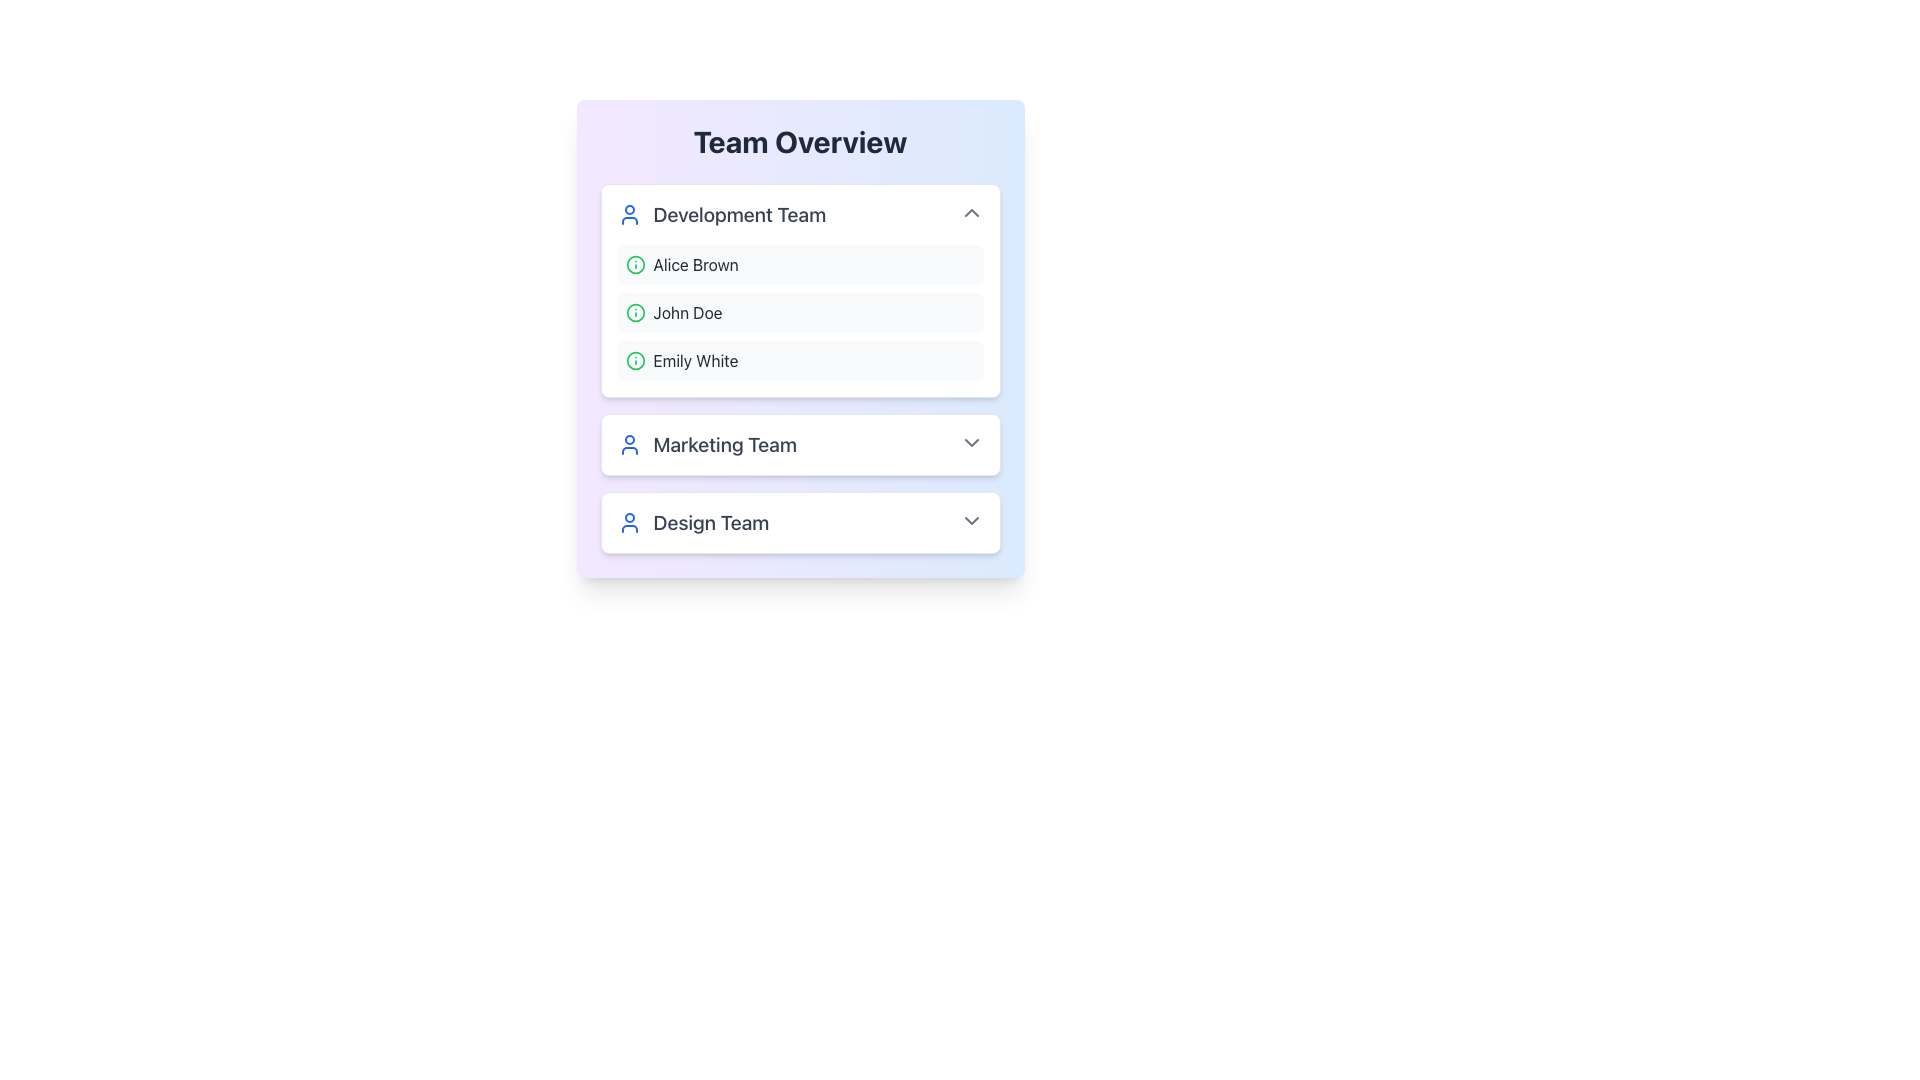 This screenshot has height=1080, width=1920. What do you see at coordinates (800, 361) in the screenshot?
I see `the list item representing the user 'Emily White' in the 'Development Team' section` at bounding box center [800, 361].